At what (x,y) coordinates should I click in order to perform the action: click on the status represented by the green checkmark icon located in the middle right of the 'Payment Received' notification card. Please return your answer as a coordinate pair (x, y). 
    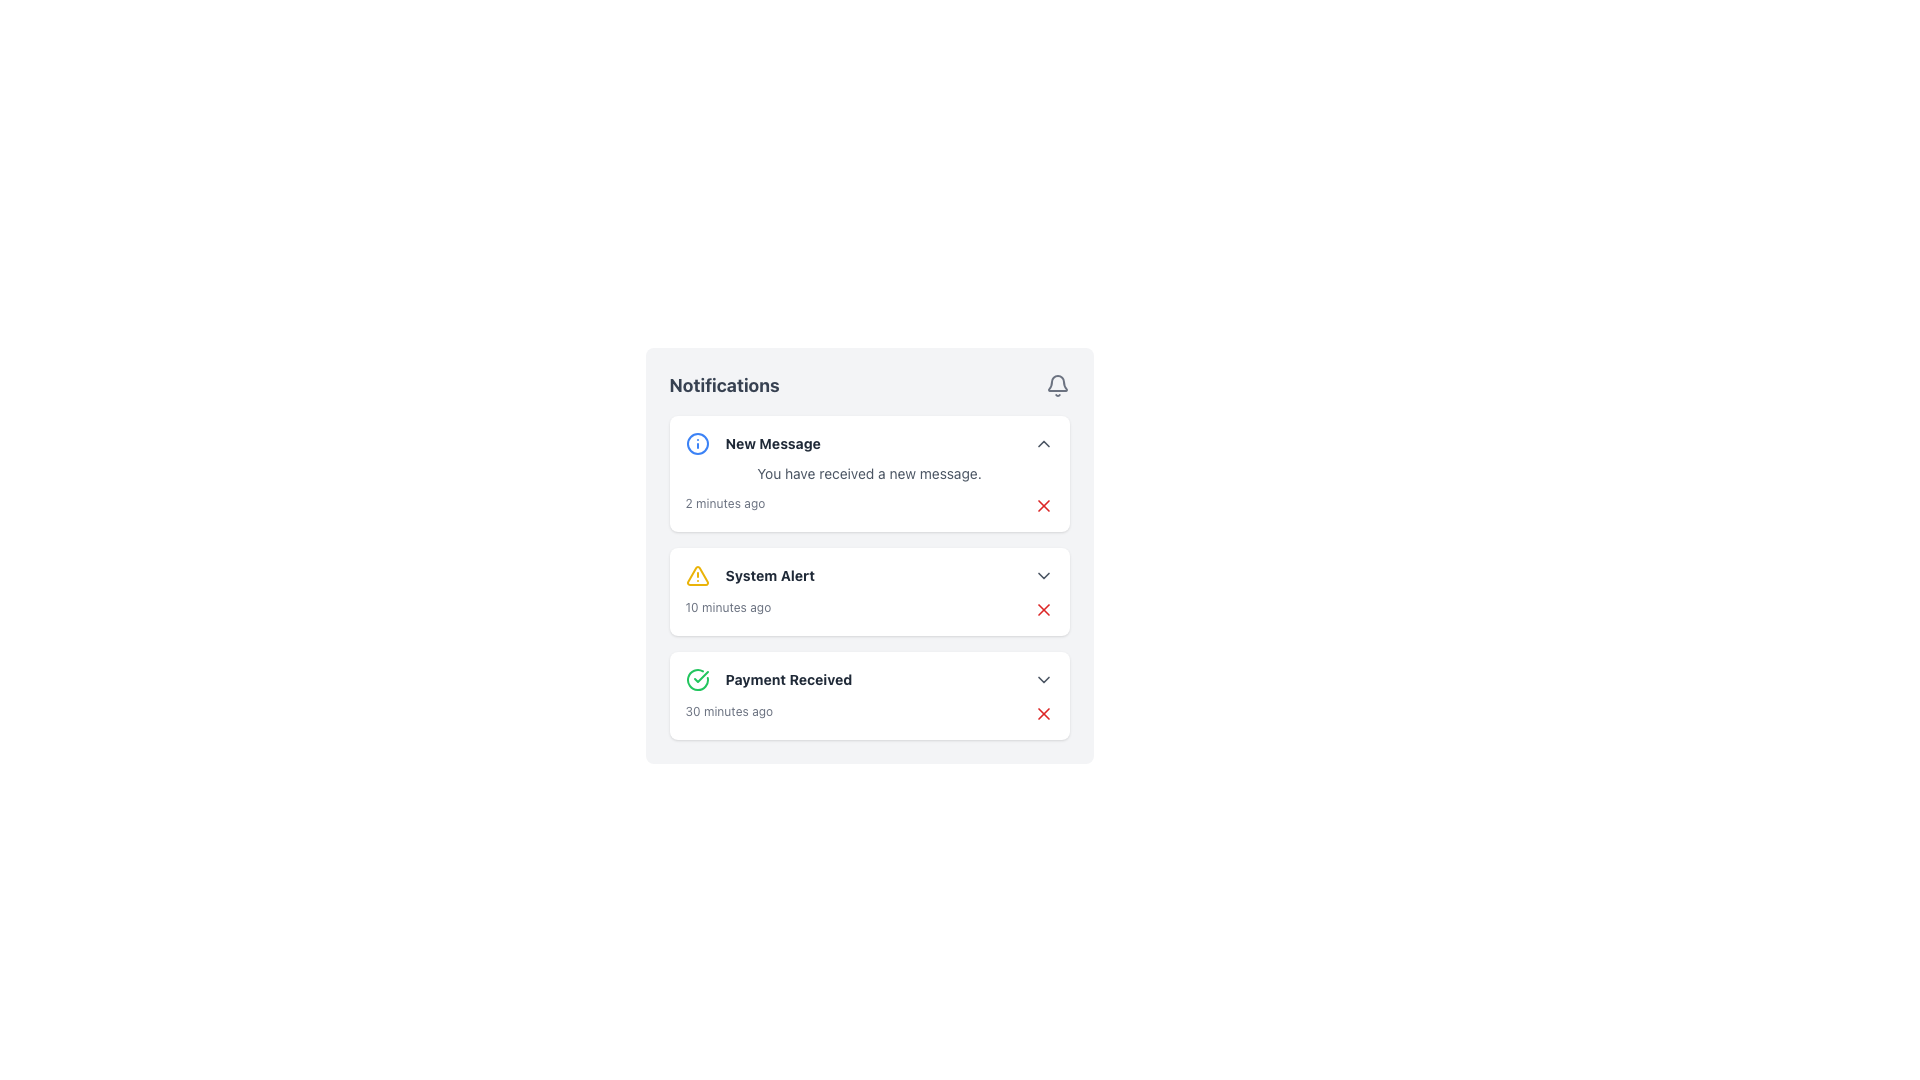
    Looking at the image, I should click on (700, 676).